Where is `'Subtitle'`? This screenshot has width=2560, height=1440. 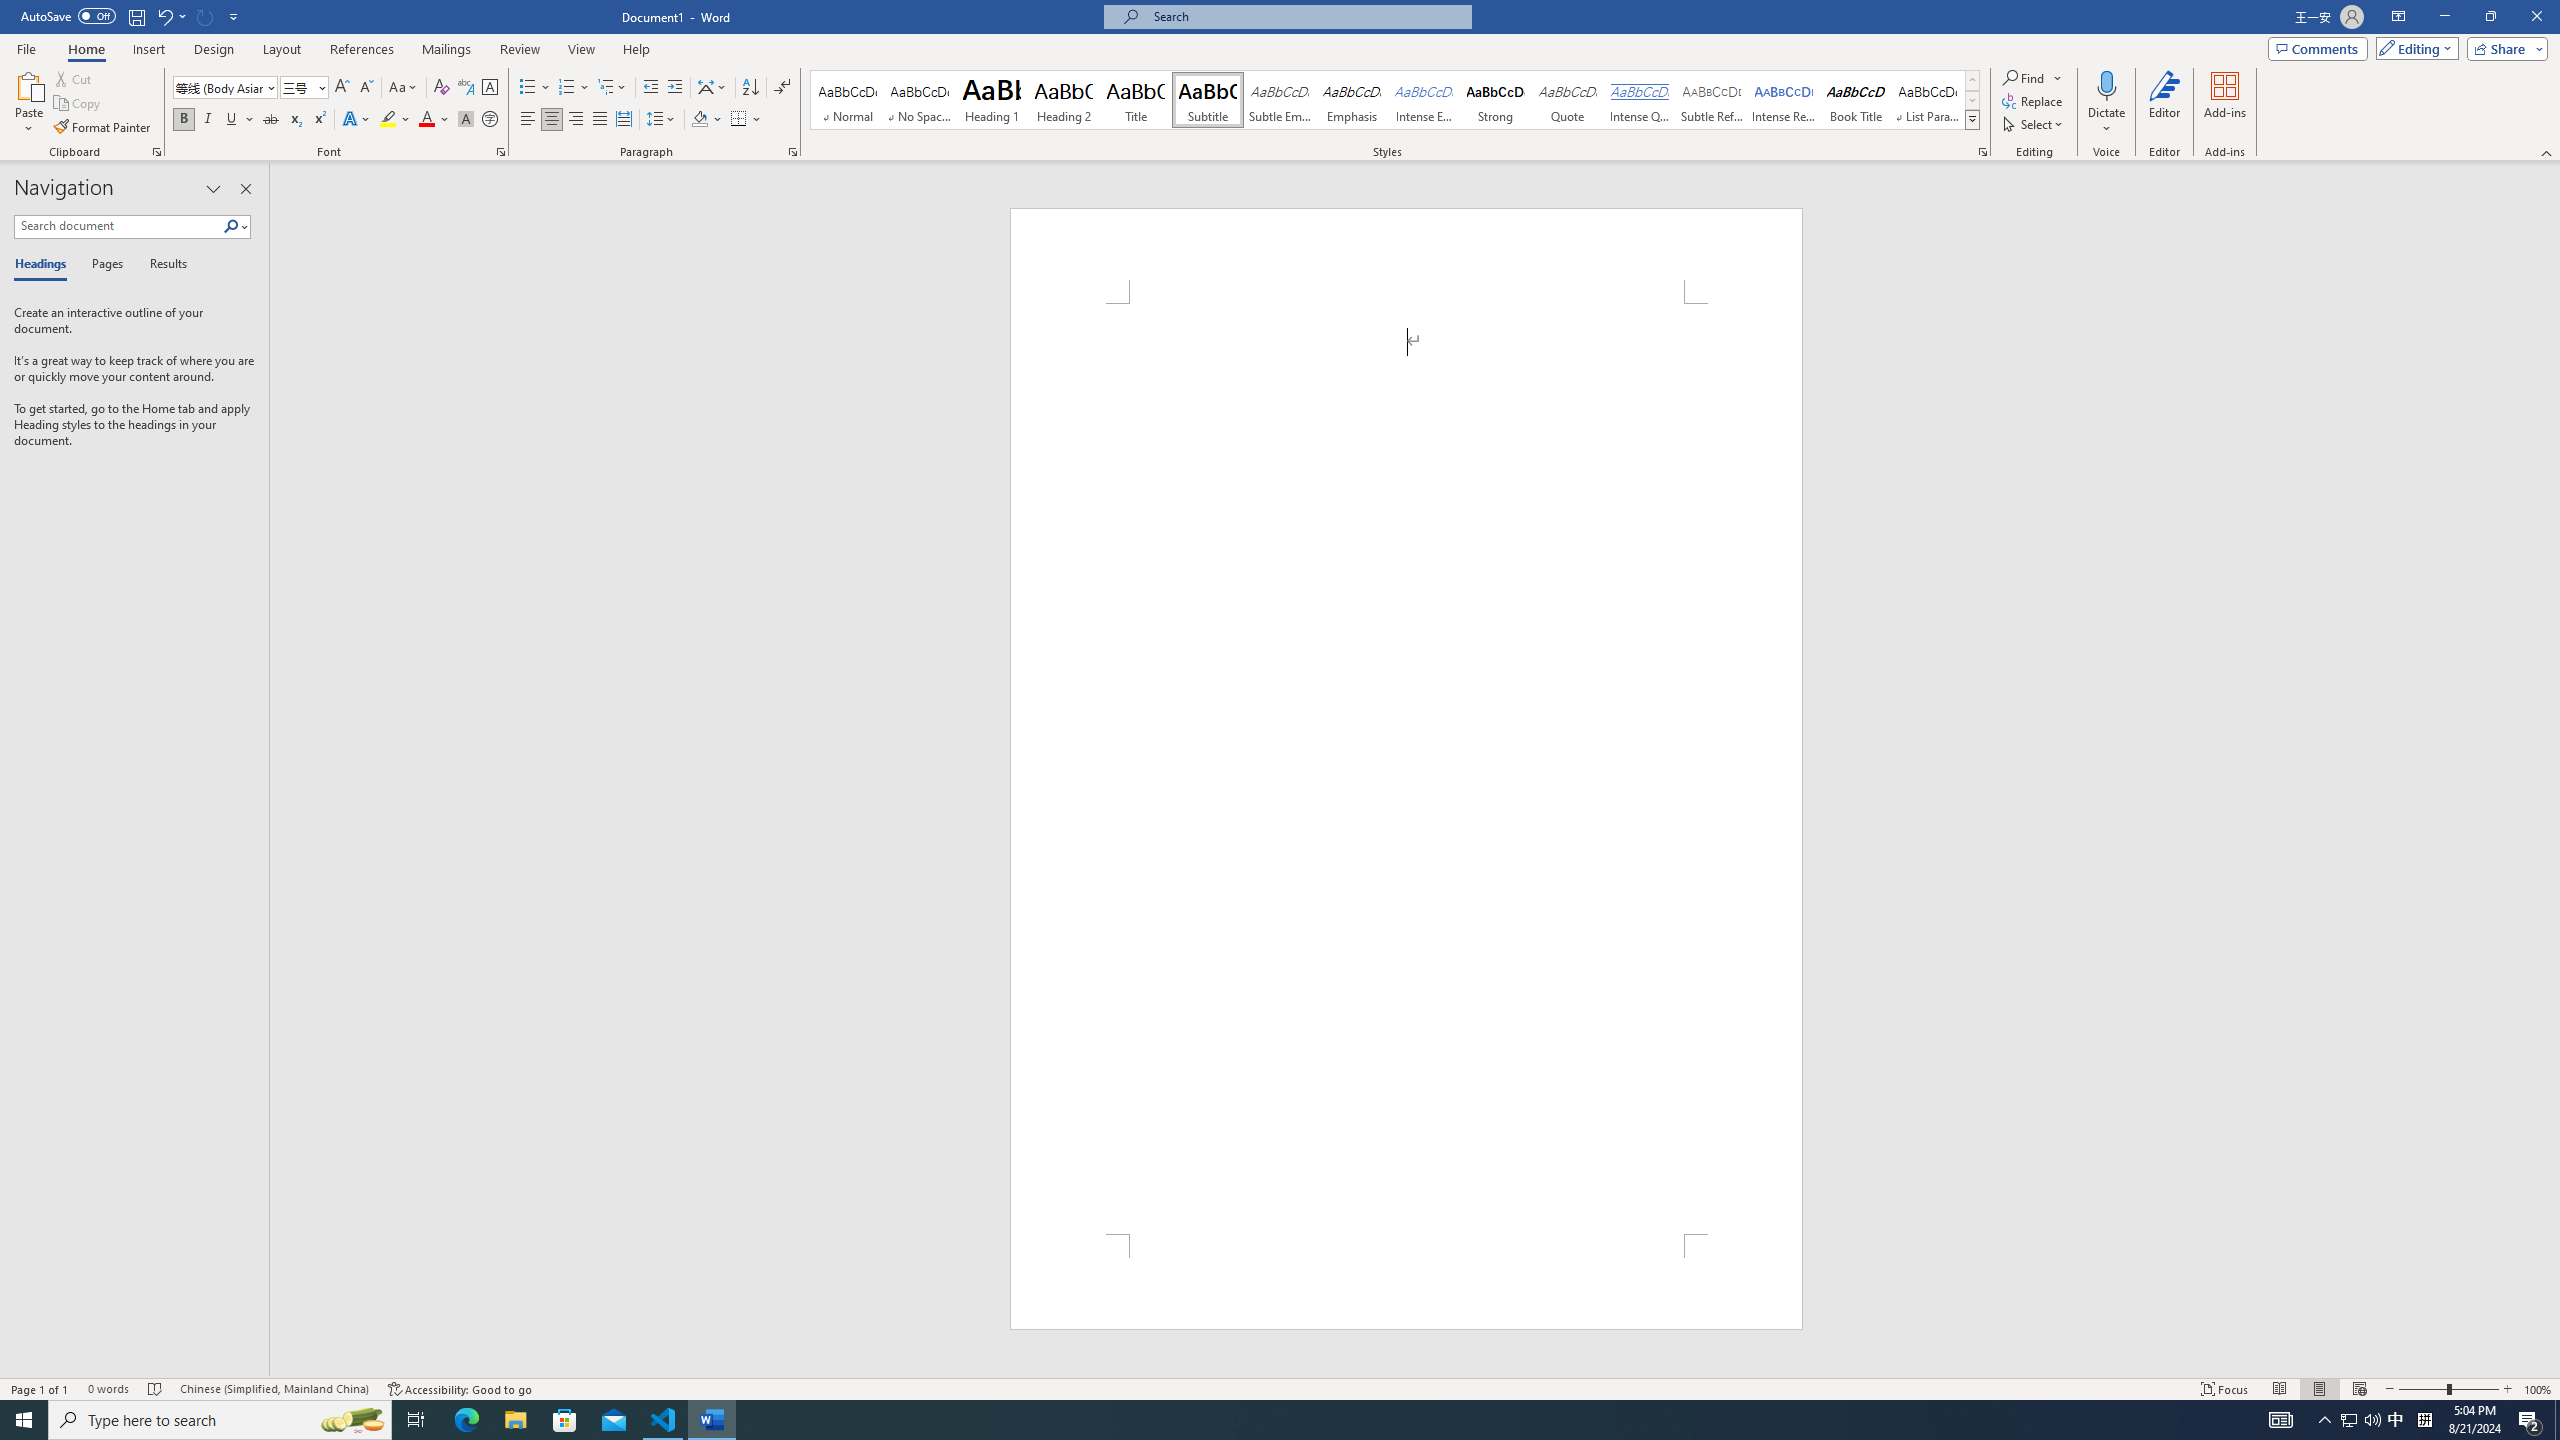
'Subtitle' is located at coordinates (1207, 99).